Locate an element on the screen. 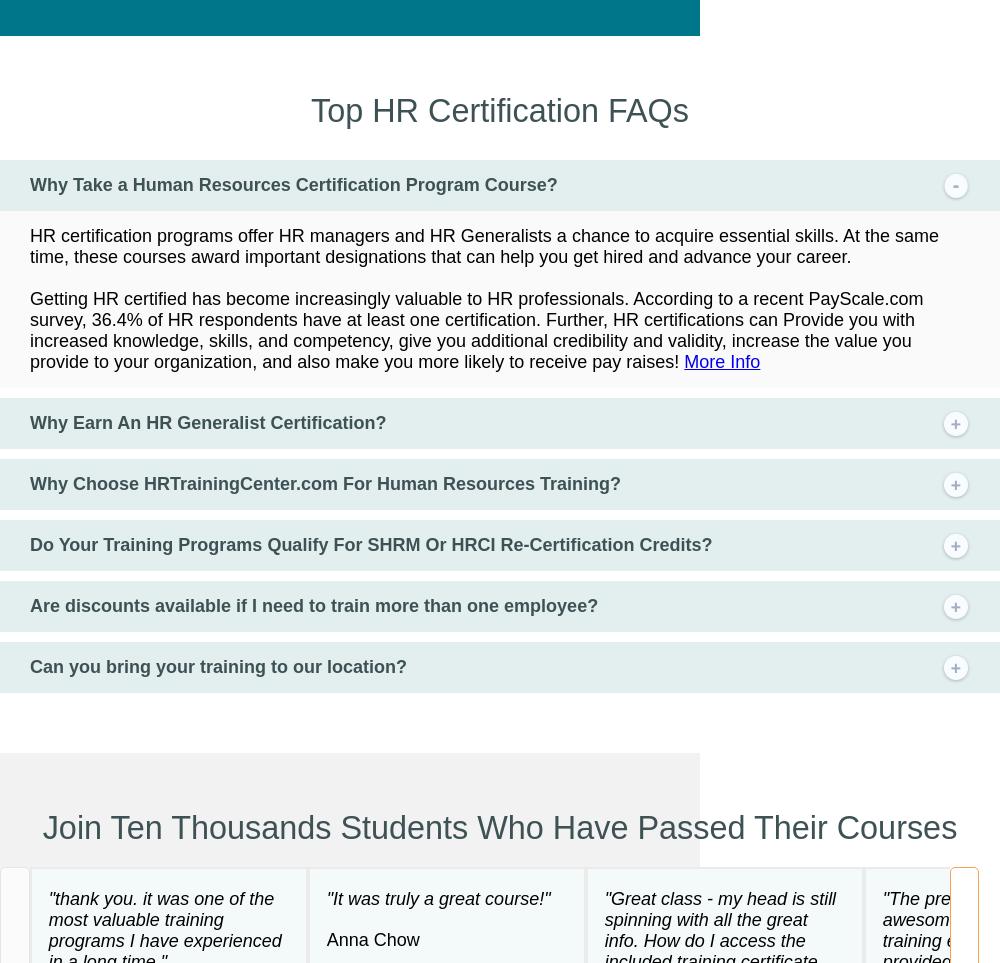 This screenshot has width=1000, height=963. '"It was truly a great course!"' is located at coordinates (438, 896).